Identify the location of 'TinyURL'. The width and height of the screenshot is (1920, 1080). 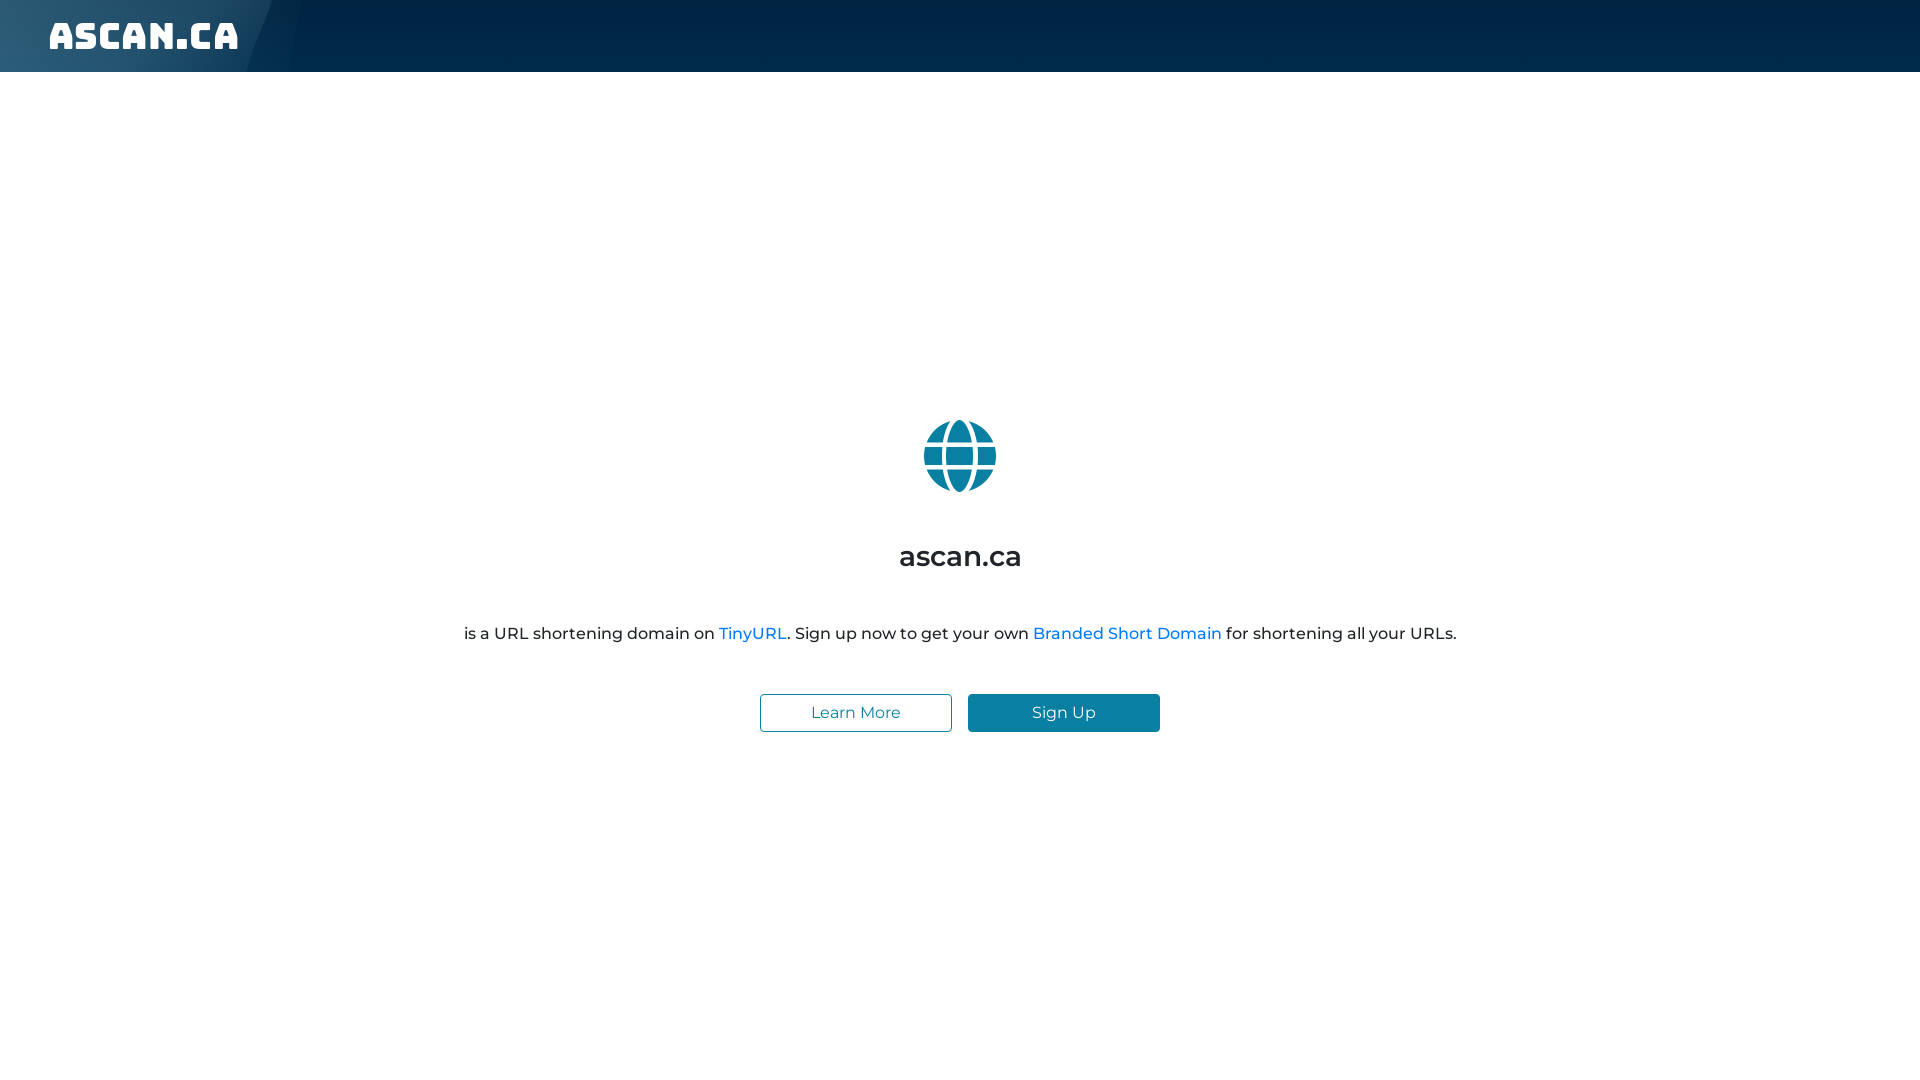
(751, 633).